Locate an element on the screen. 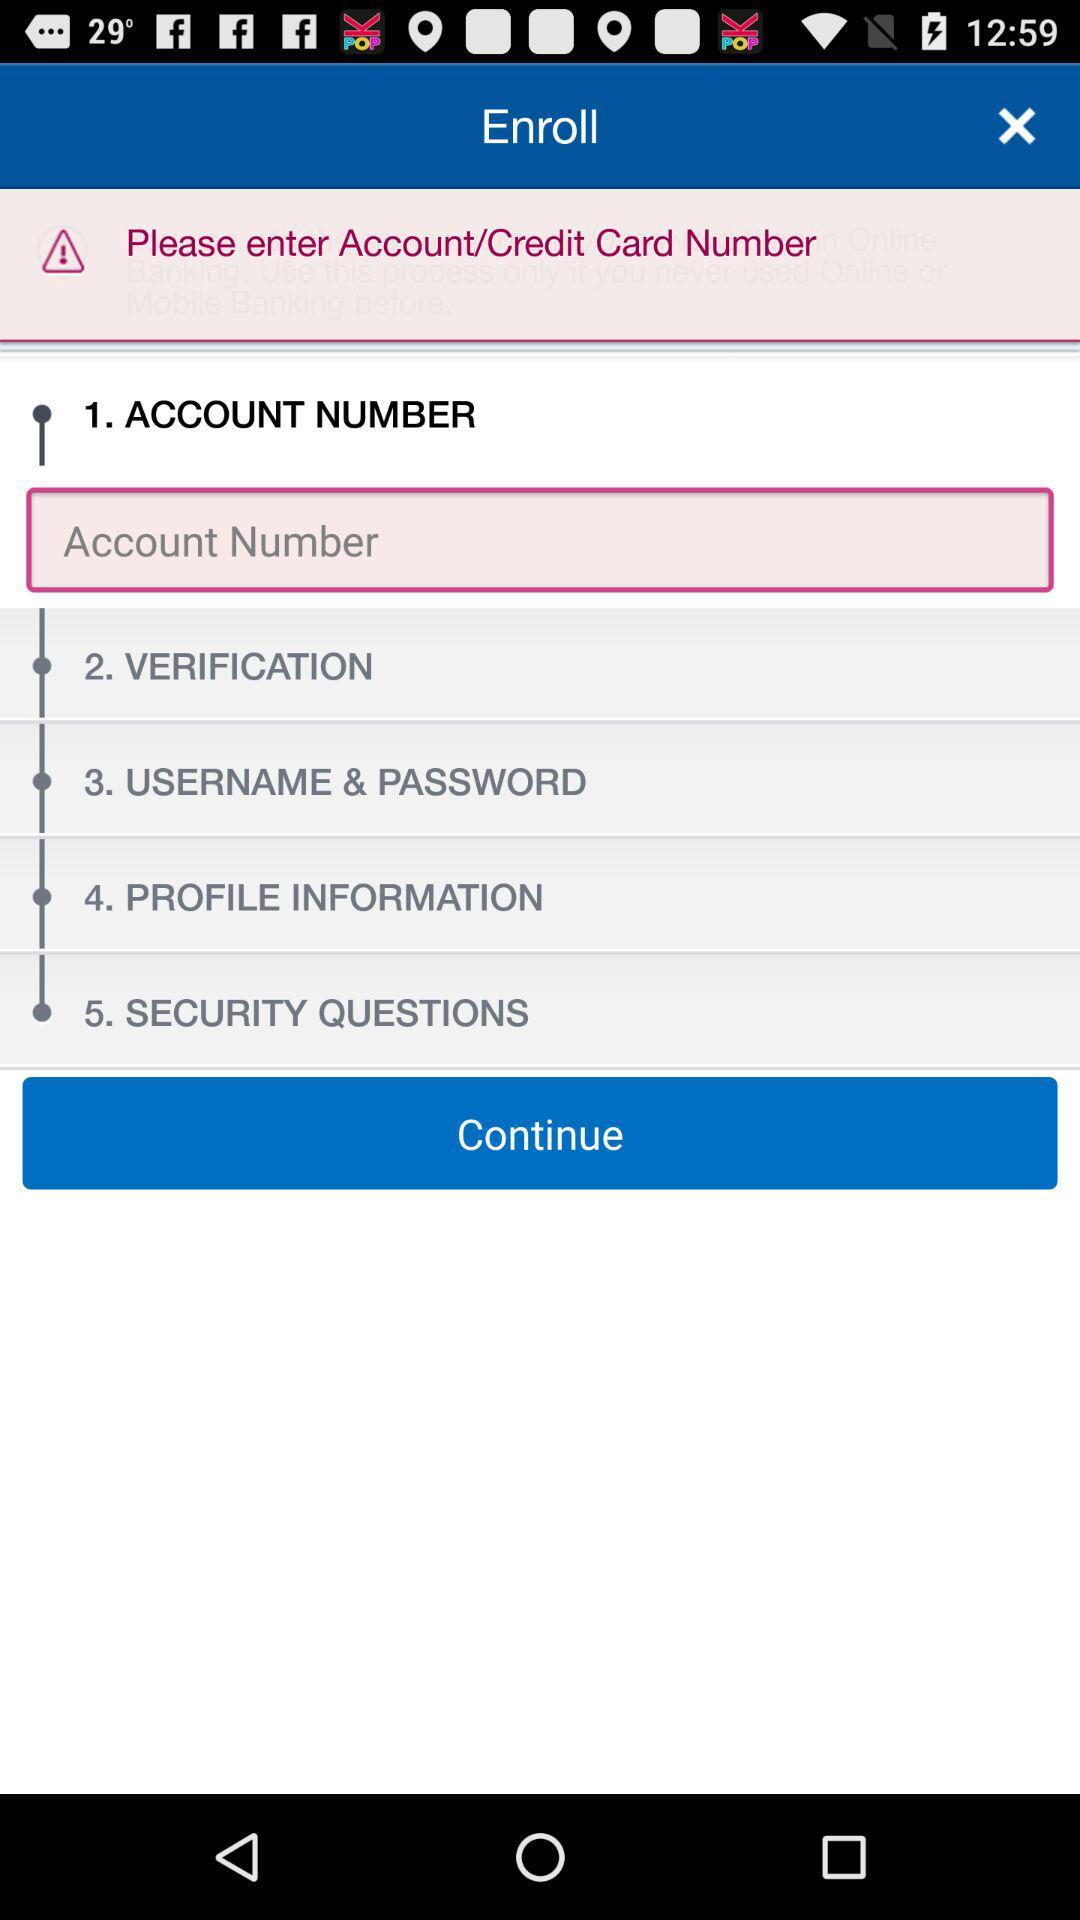  item above the 2. verification icon is located at coordinates (540, 539).